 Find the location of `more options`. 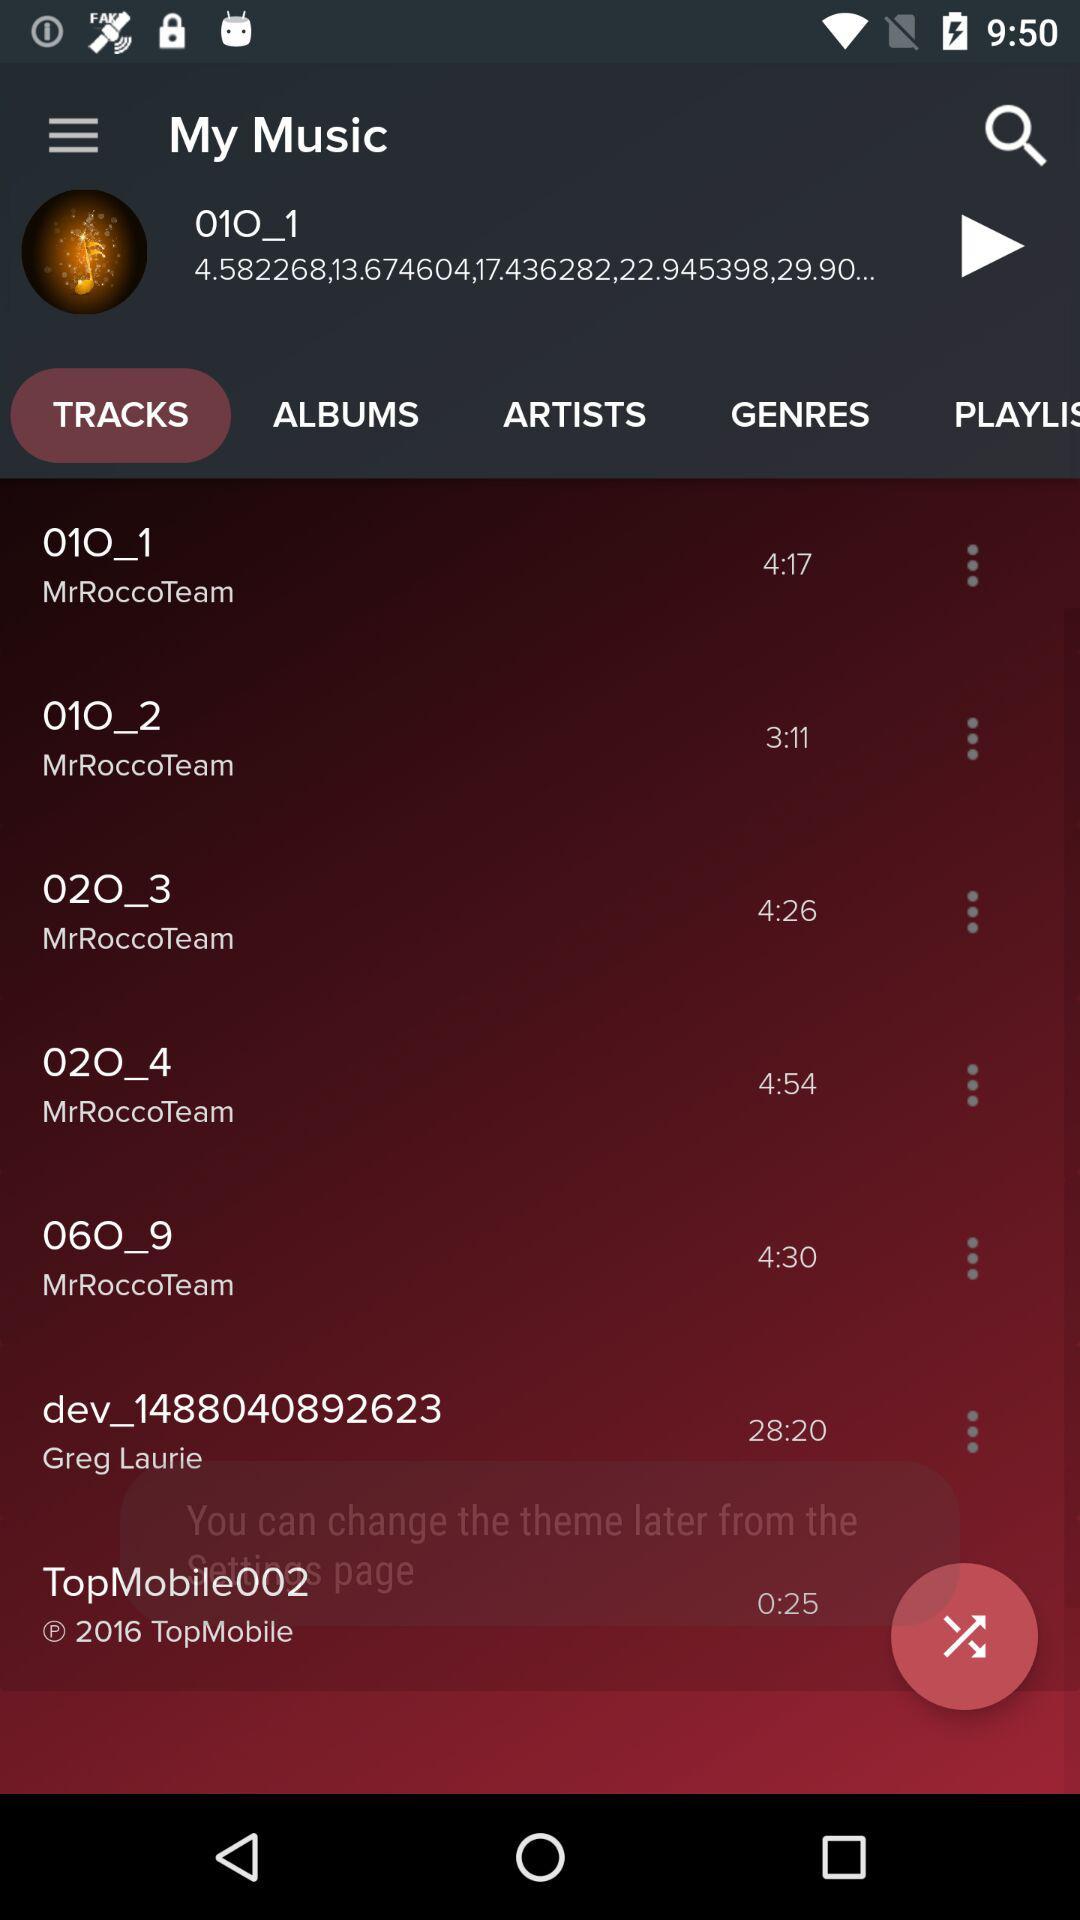

more options is located at coordinates (971, 910).